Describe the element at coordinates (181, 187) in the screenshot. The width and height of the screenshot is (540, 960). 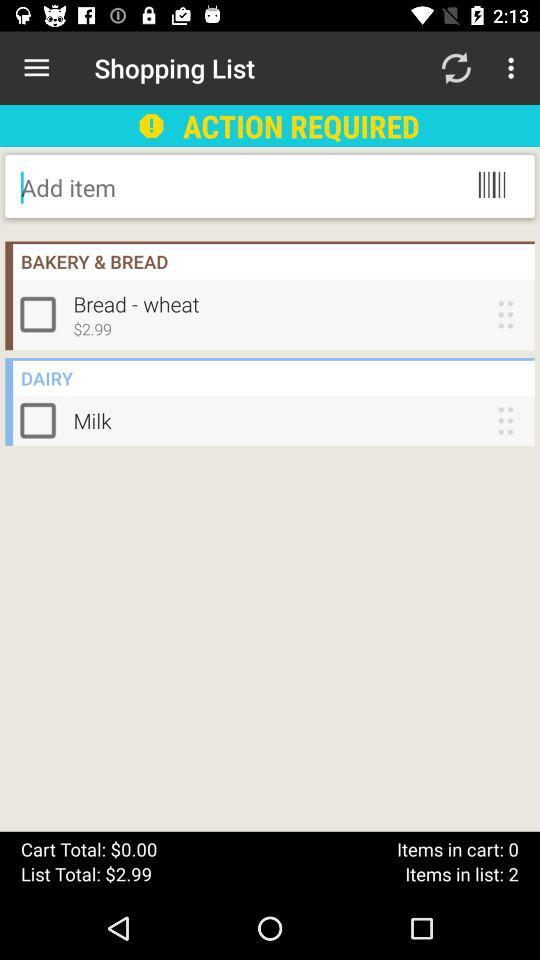
I see `item to list` at that location.